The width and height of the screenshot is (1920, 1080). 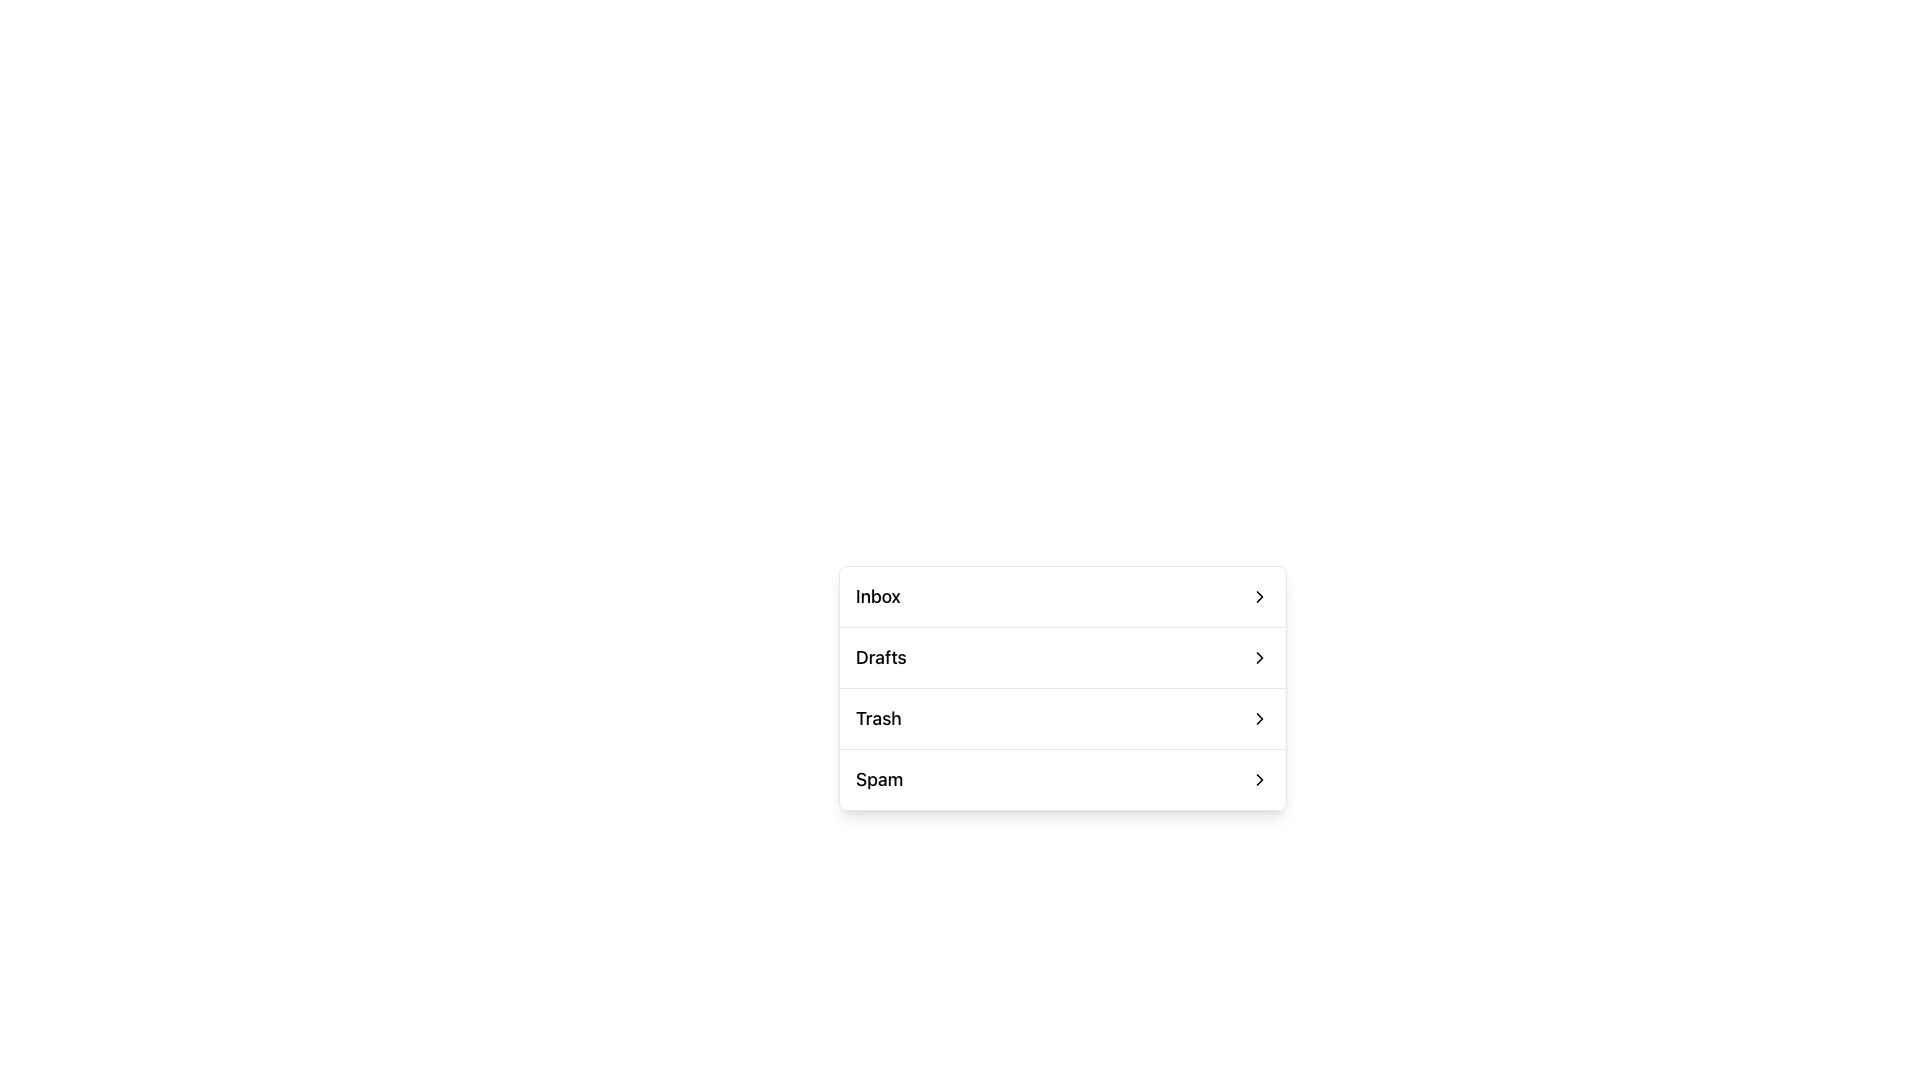 I want to click on the rightward-pointing chevron icon located to the right of the 'Trash' text, which is the third icon in a vertical list of four similar icons, so click(x=1258, y=717).